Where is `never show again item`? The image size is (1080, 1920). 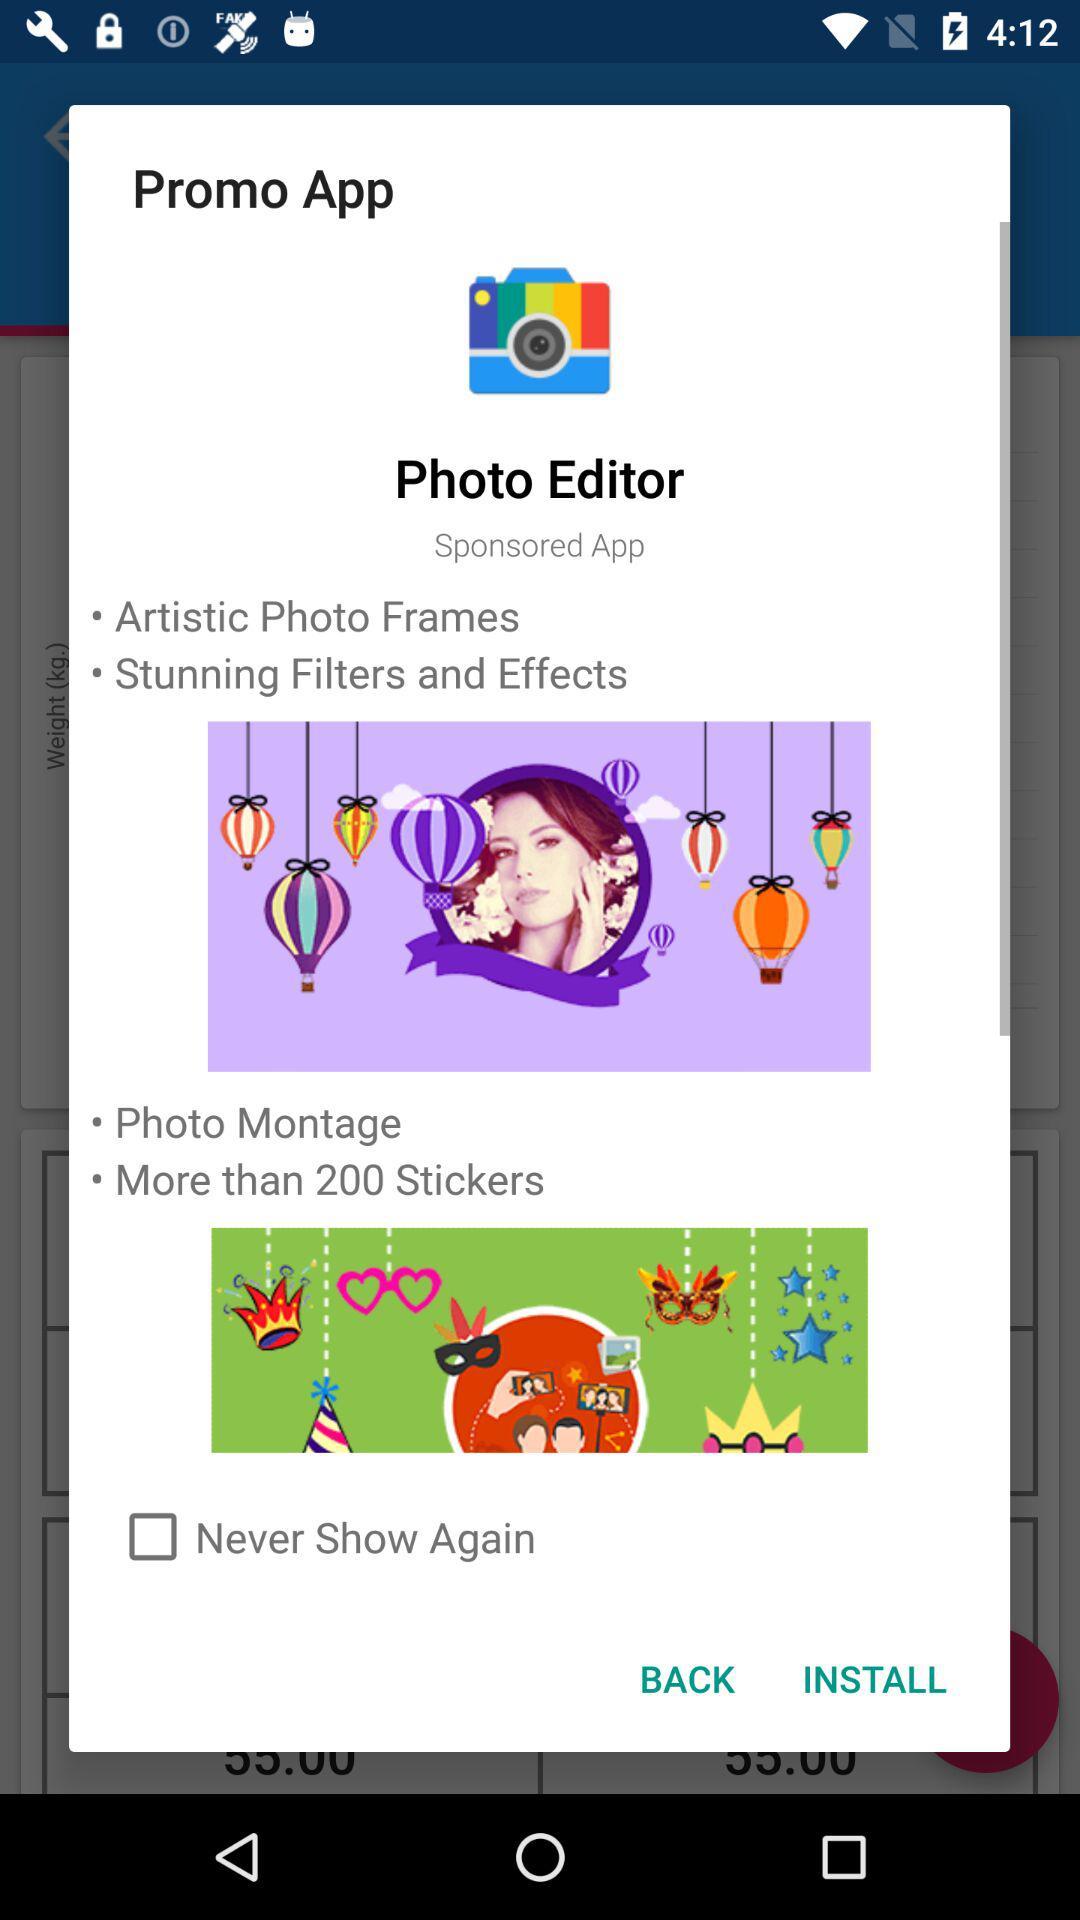 never show again item is located at coordinates (538, 1535).